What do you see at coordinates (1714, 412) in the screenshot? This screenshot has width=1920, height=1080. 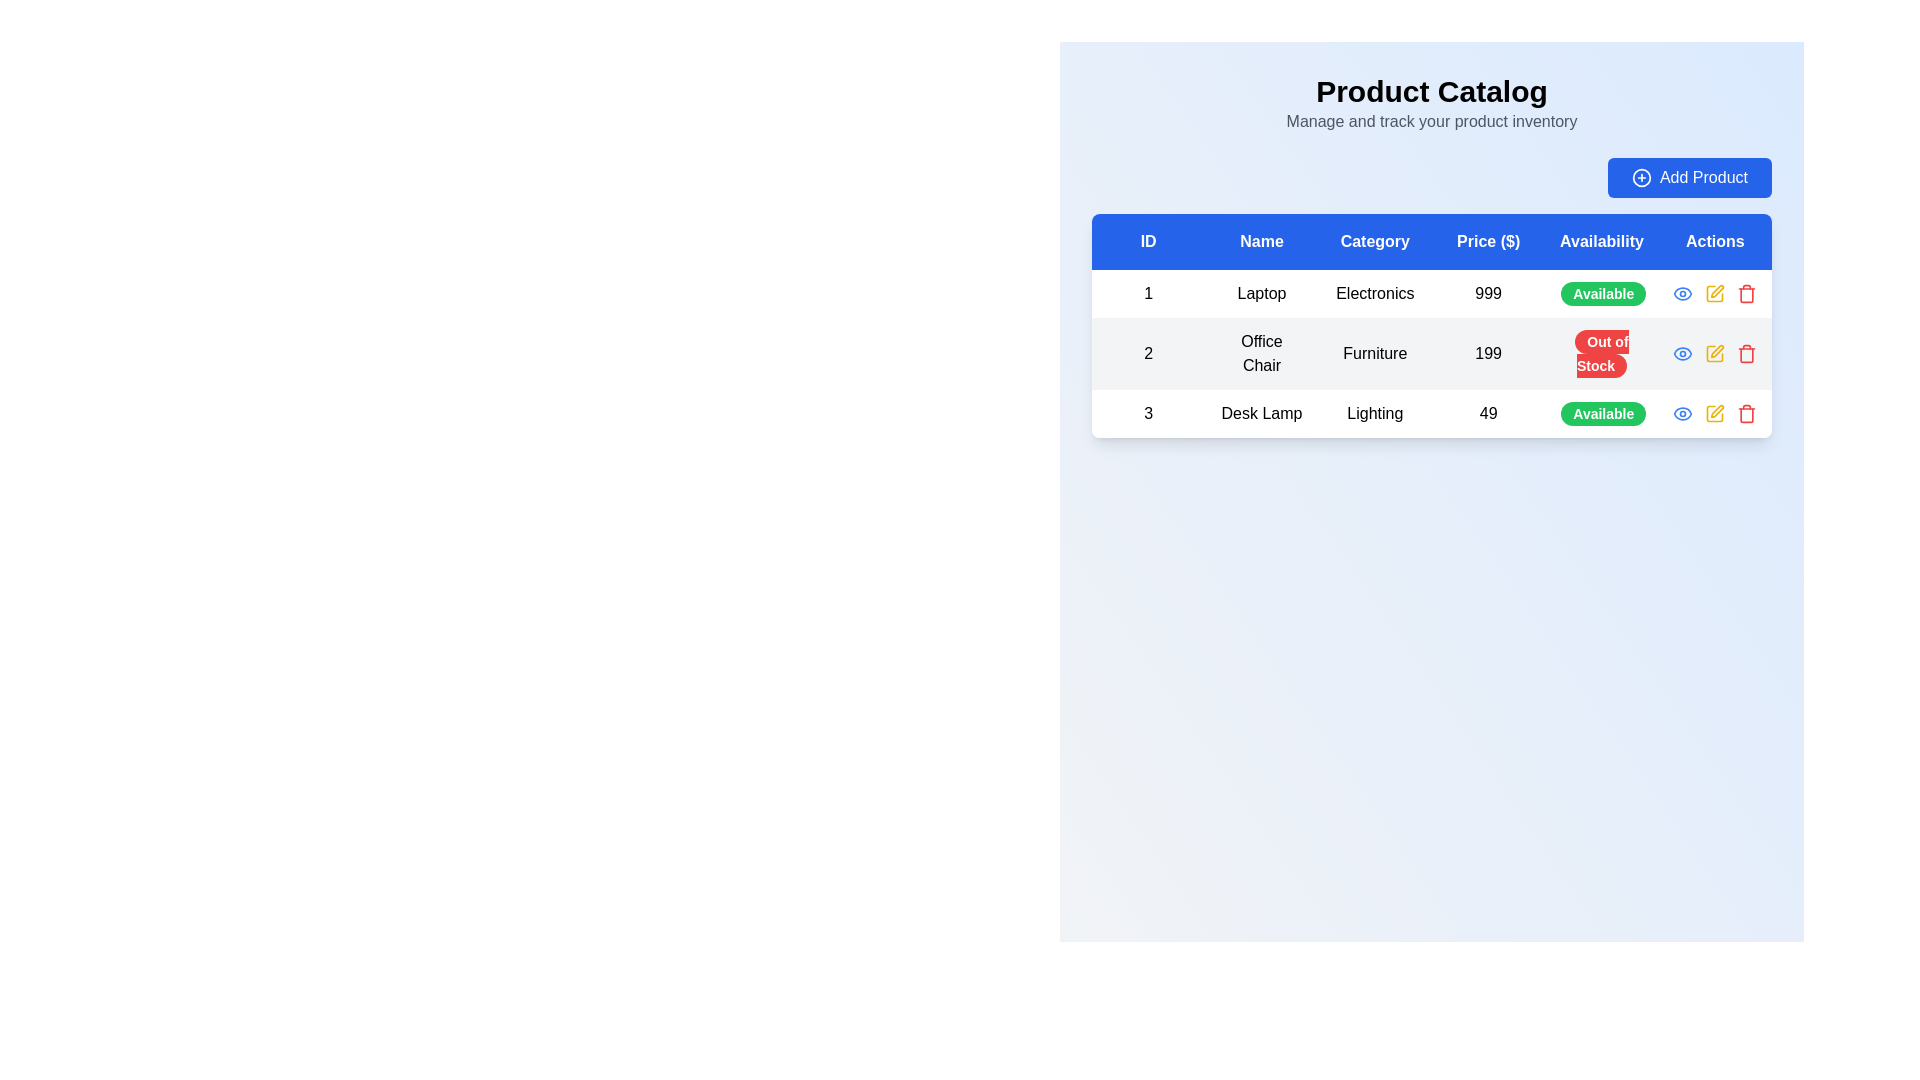 I see `the yellow pencil icon button in the 'Actions' column of the third row for the 'Desk Lamp' entry` at bounding box center [1714, 412].